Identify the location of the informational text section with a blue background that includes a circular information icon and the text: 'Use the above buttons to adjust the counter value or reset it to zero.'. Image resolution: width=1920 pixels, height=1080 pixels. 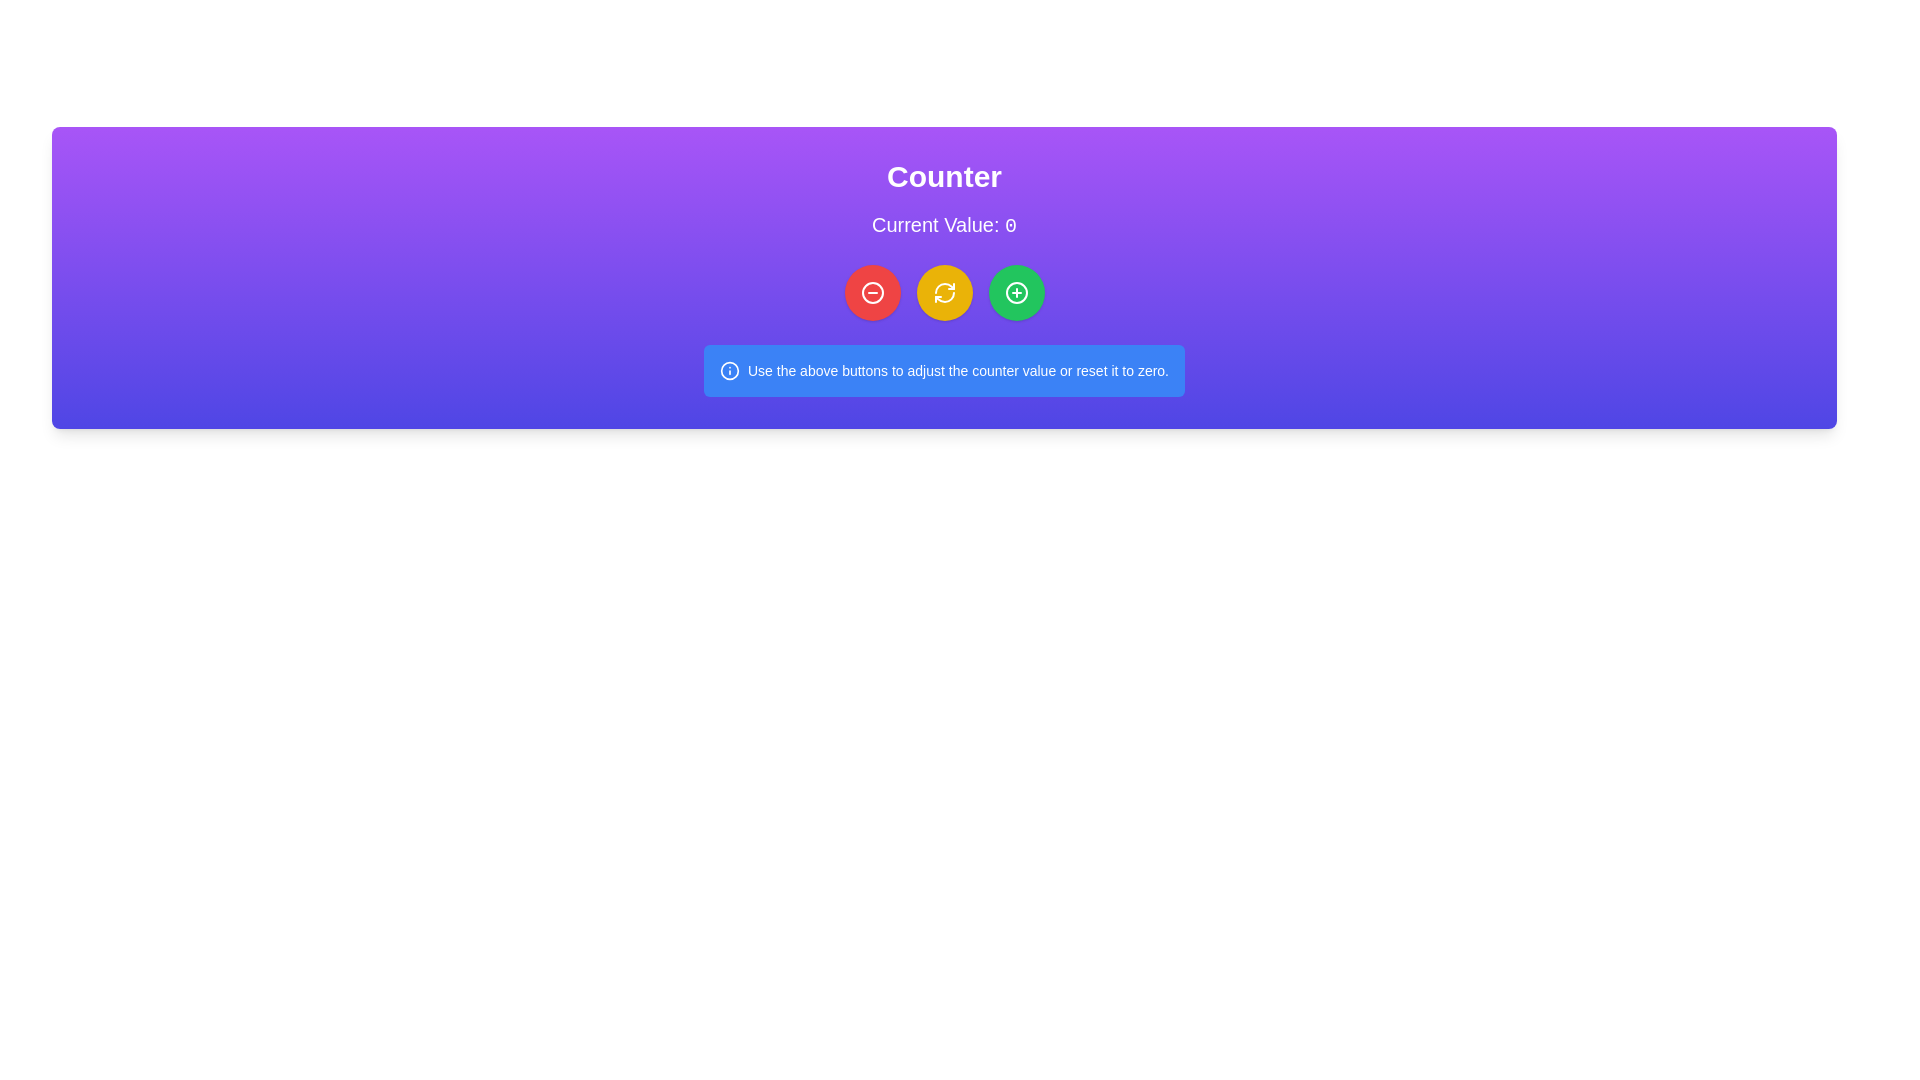
(943, 370).